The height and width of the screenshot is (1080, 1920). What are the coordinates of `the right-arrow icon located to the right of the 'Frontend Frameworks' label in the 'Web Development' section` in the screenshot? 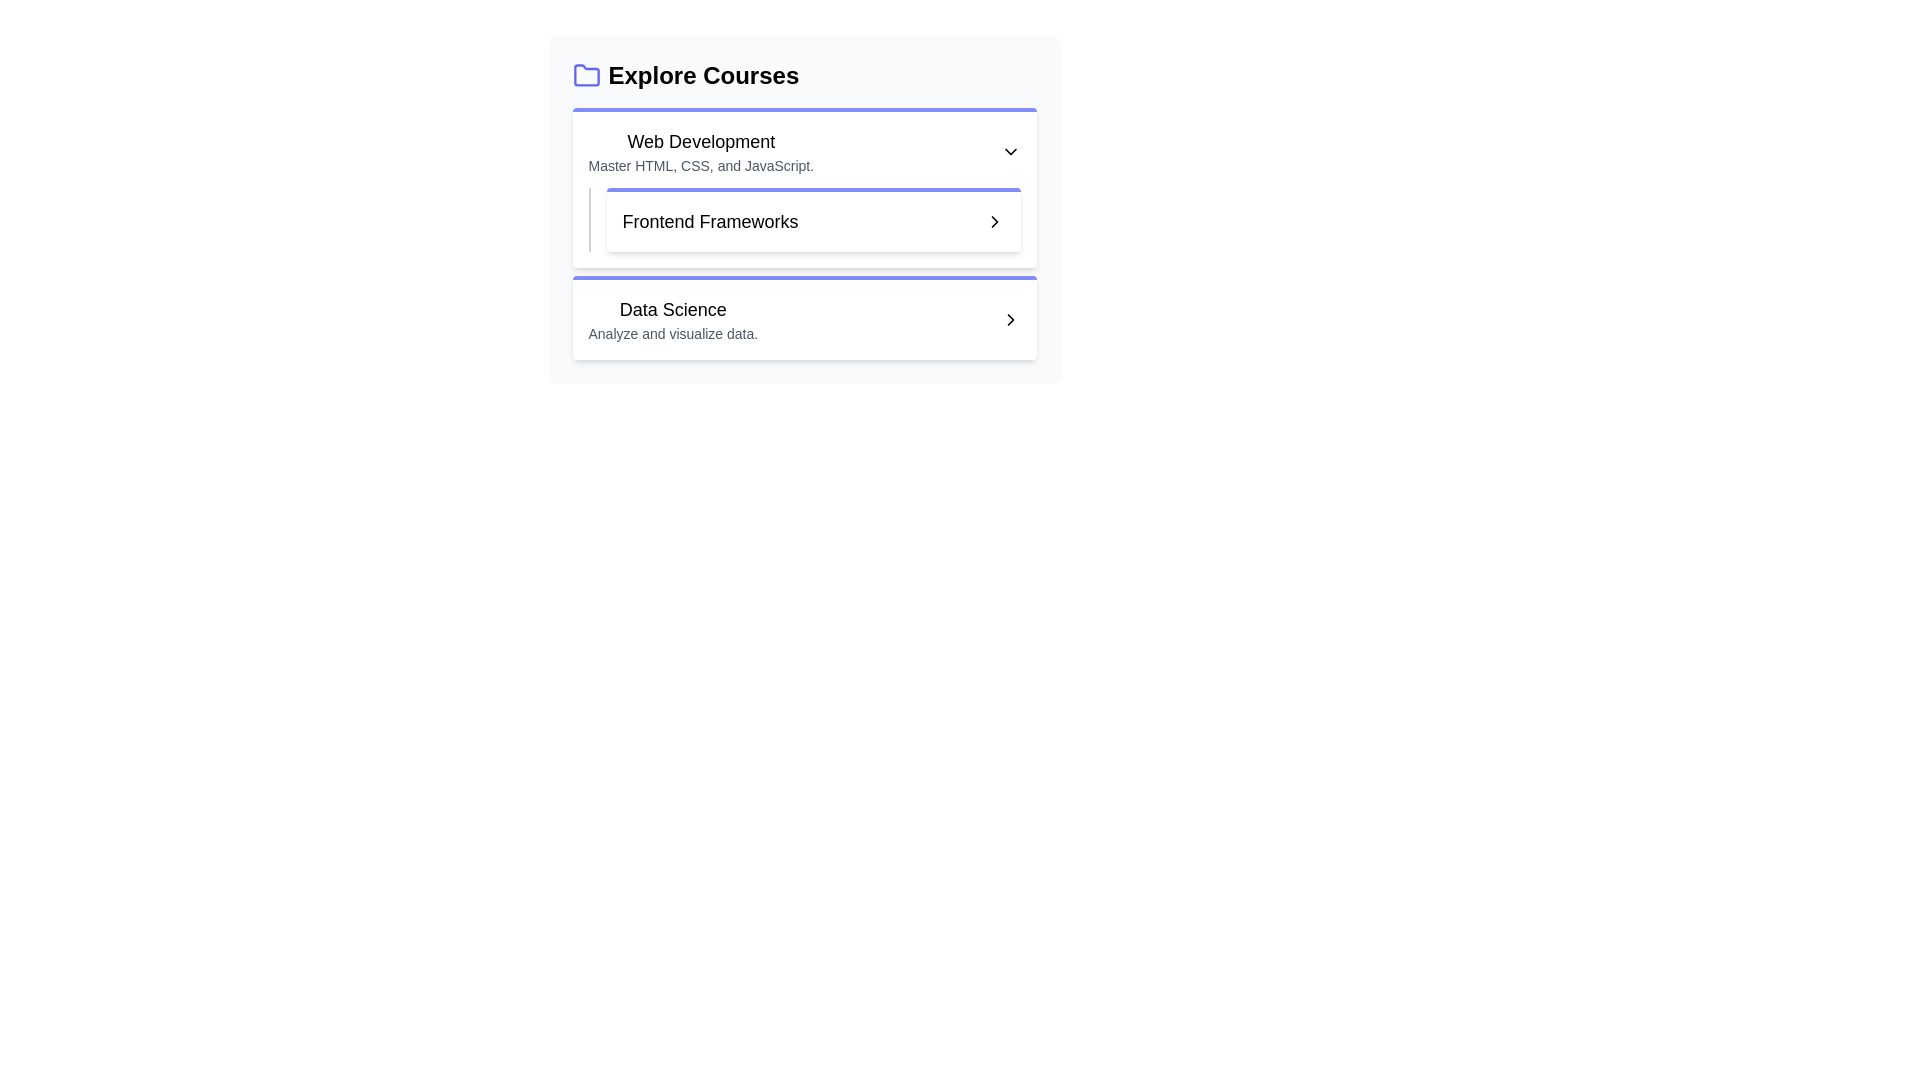 It's located at (994, 222).